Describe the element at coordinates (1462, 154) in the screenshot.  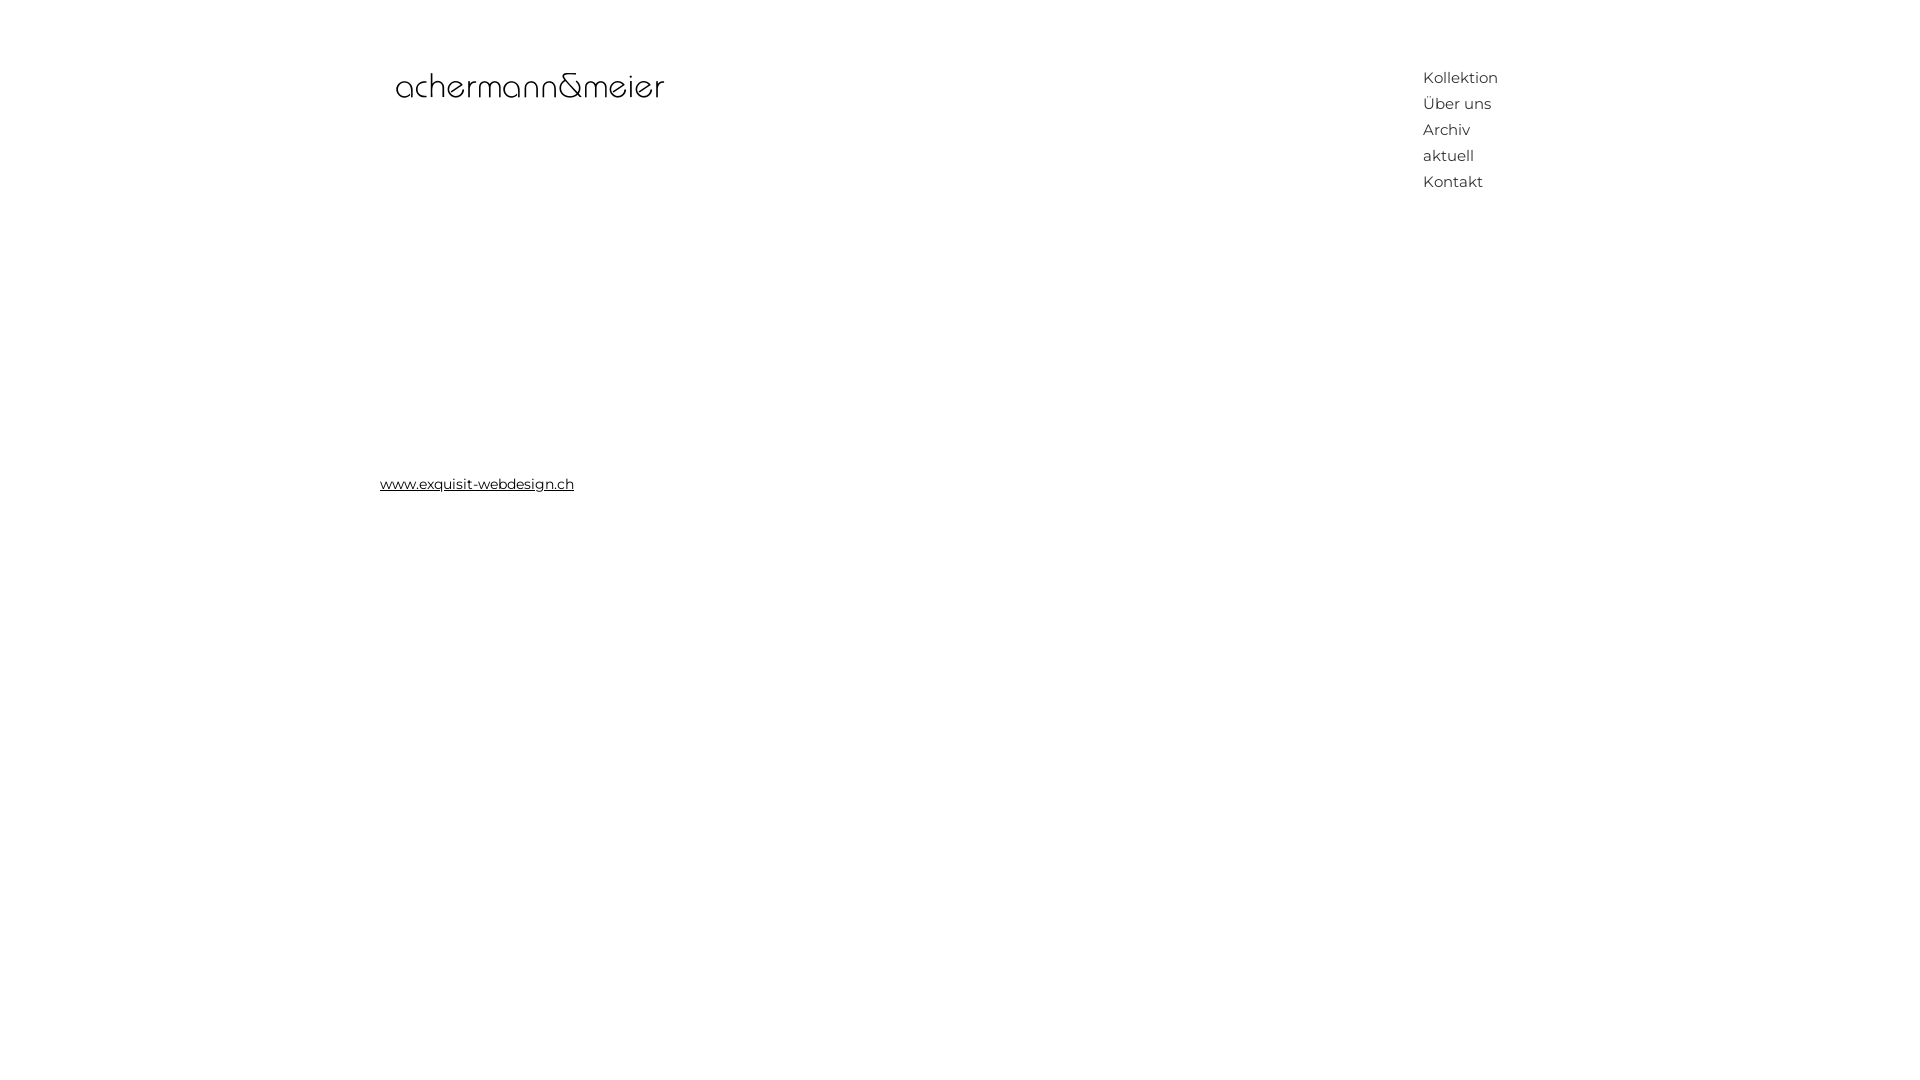
I see `'aktuell'` at that location.